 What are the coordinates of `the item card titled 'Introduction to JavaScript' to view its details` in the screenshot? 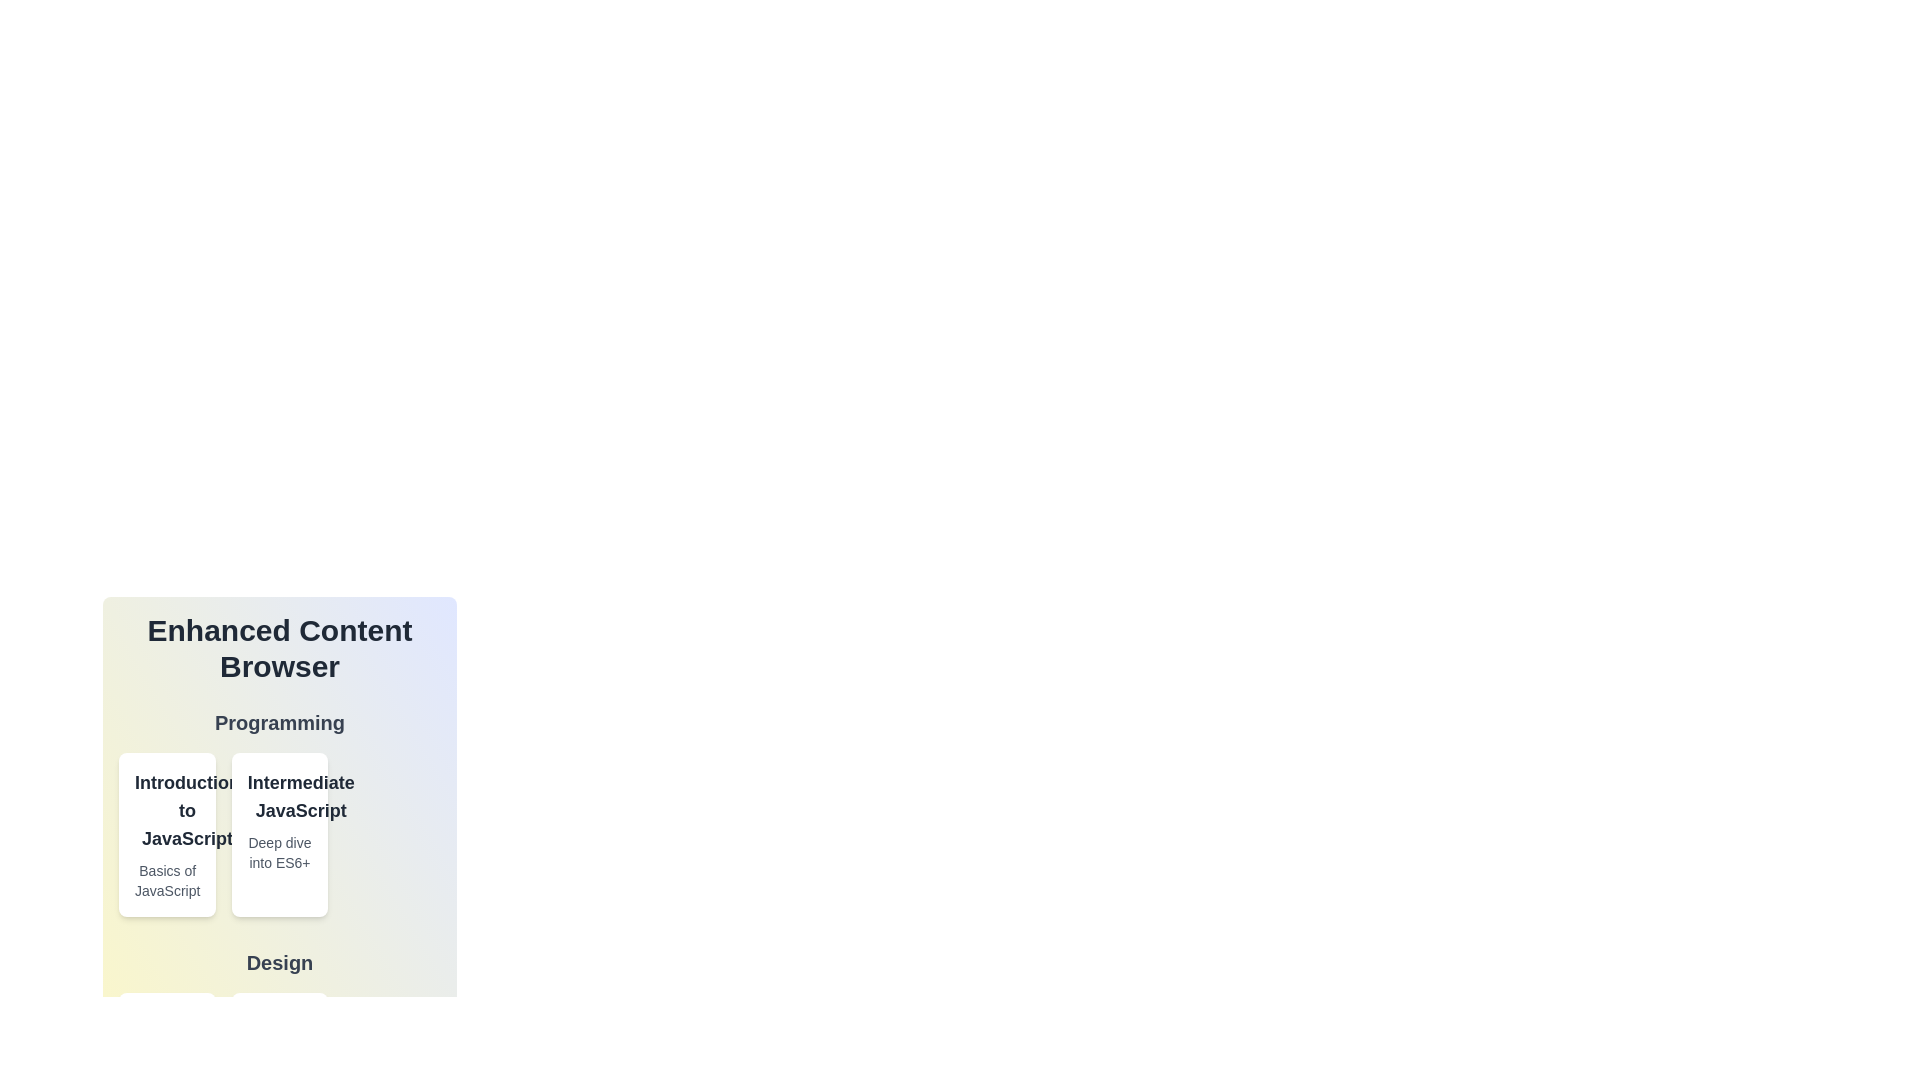 It's located at (187, 810).